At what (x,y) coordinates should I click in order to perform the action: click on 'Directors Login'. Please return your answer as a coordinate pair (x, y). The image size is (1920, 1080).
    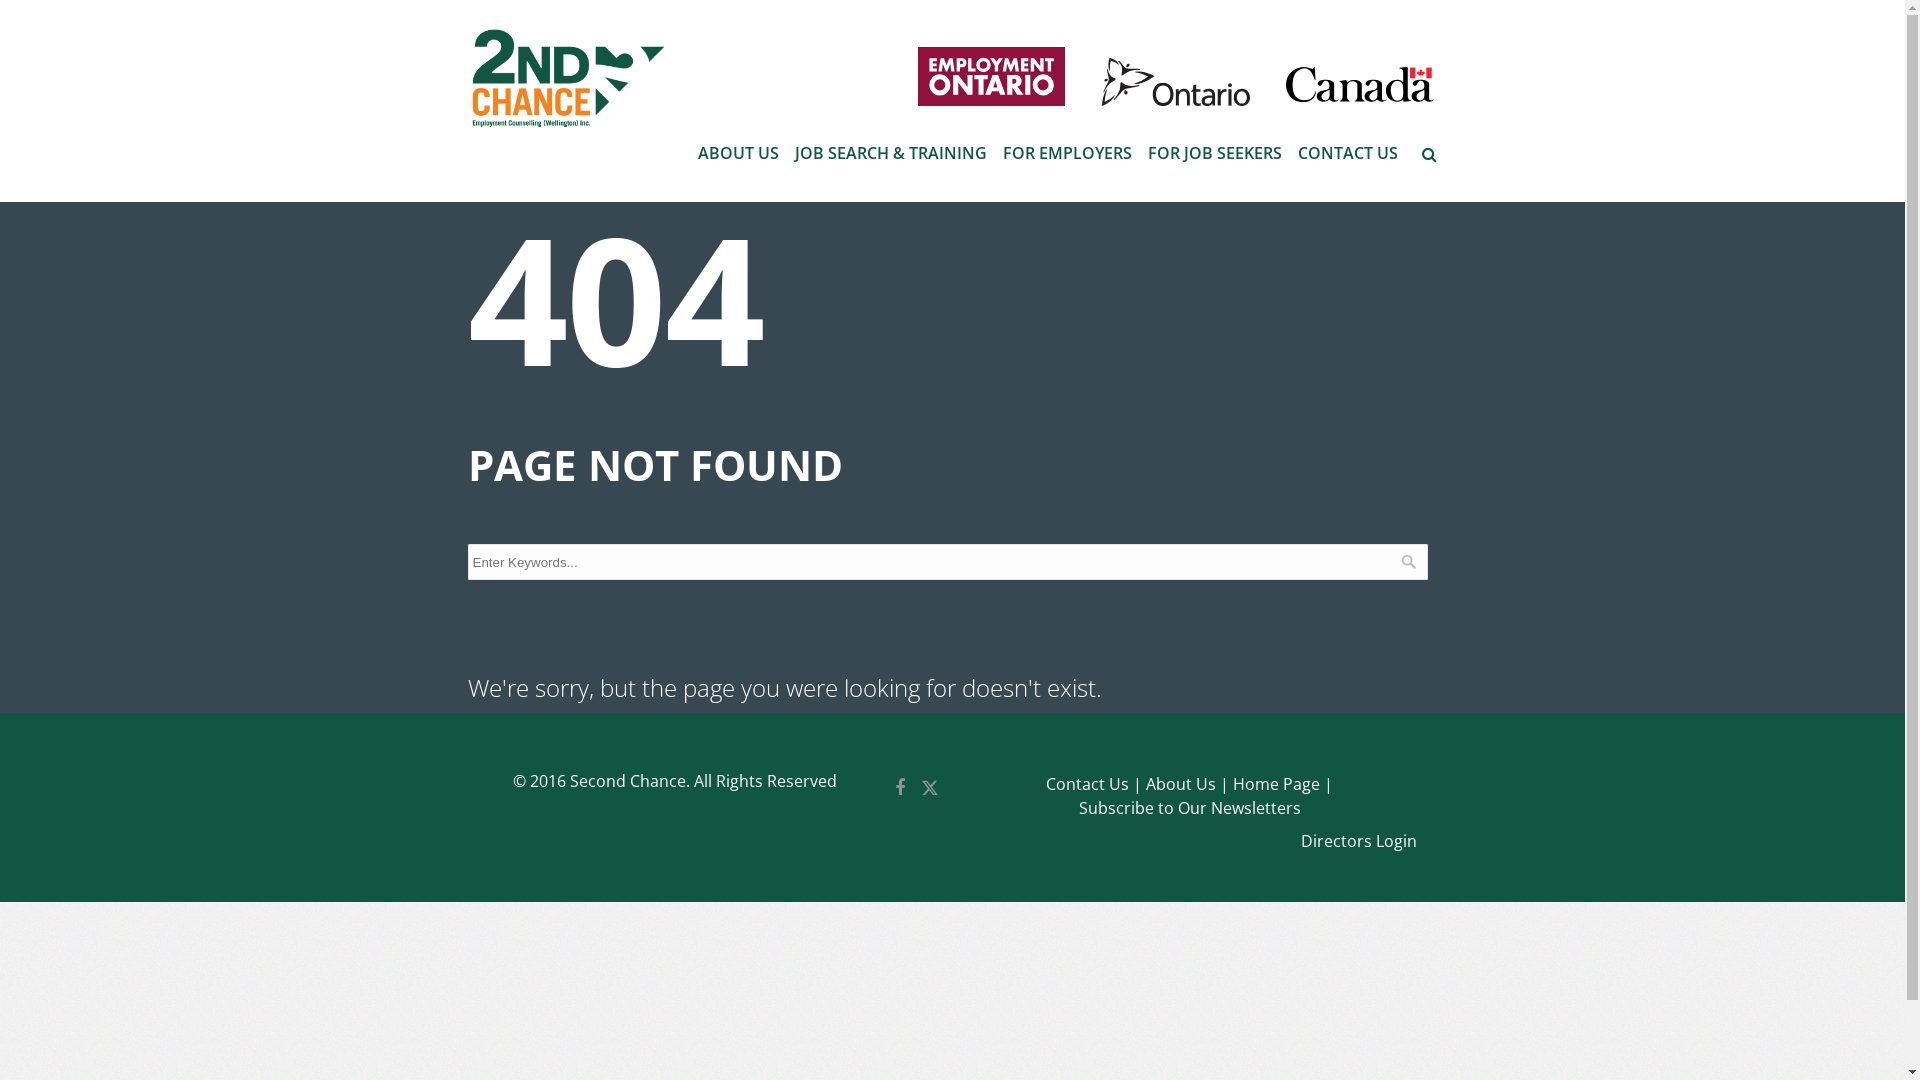
    Looking at the image, I should click on (1358, 841).